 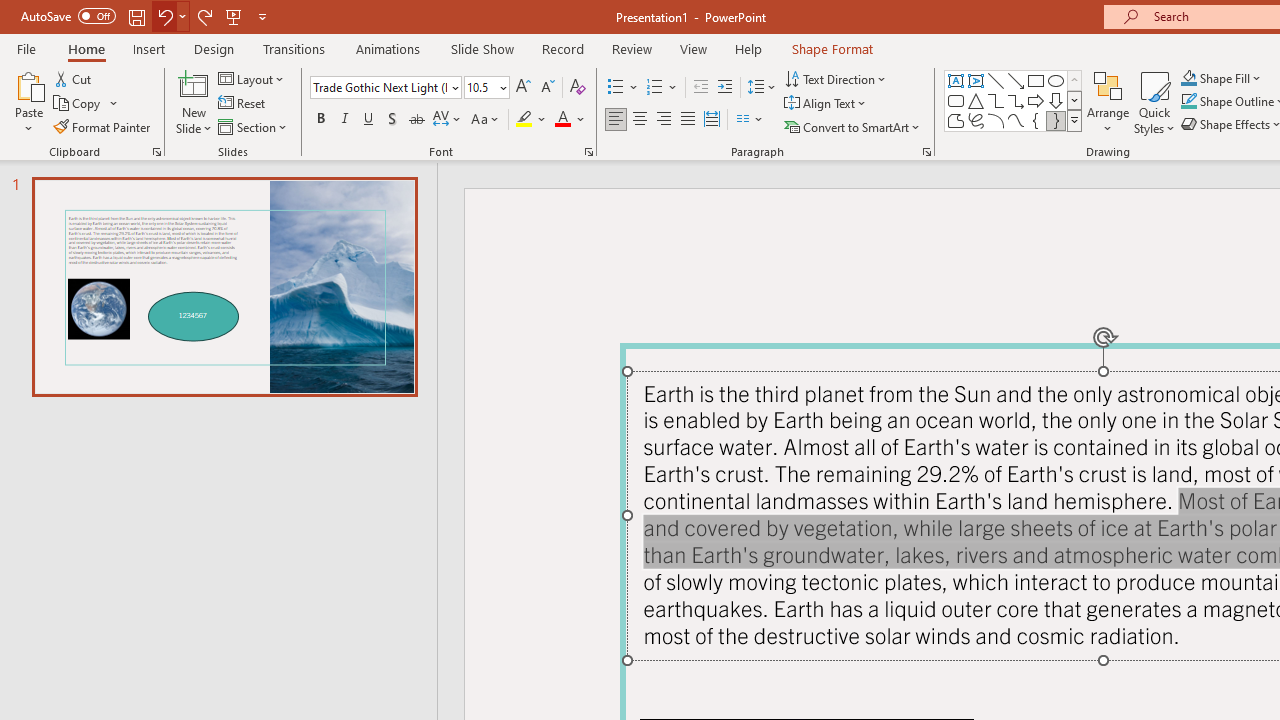 I want to click on 'Quick Styles', so click(x=1154, y=103).